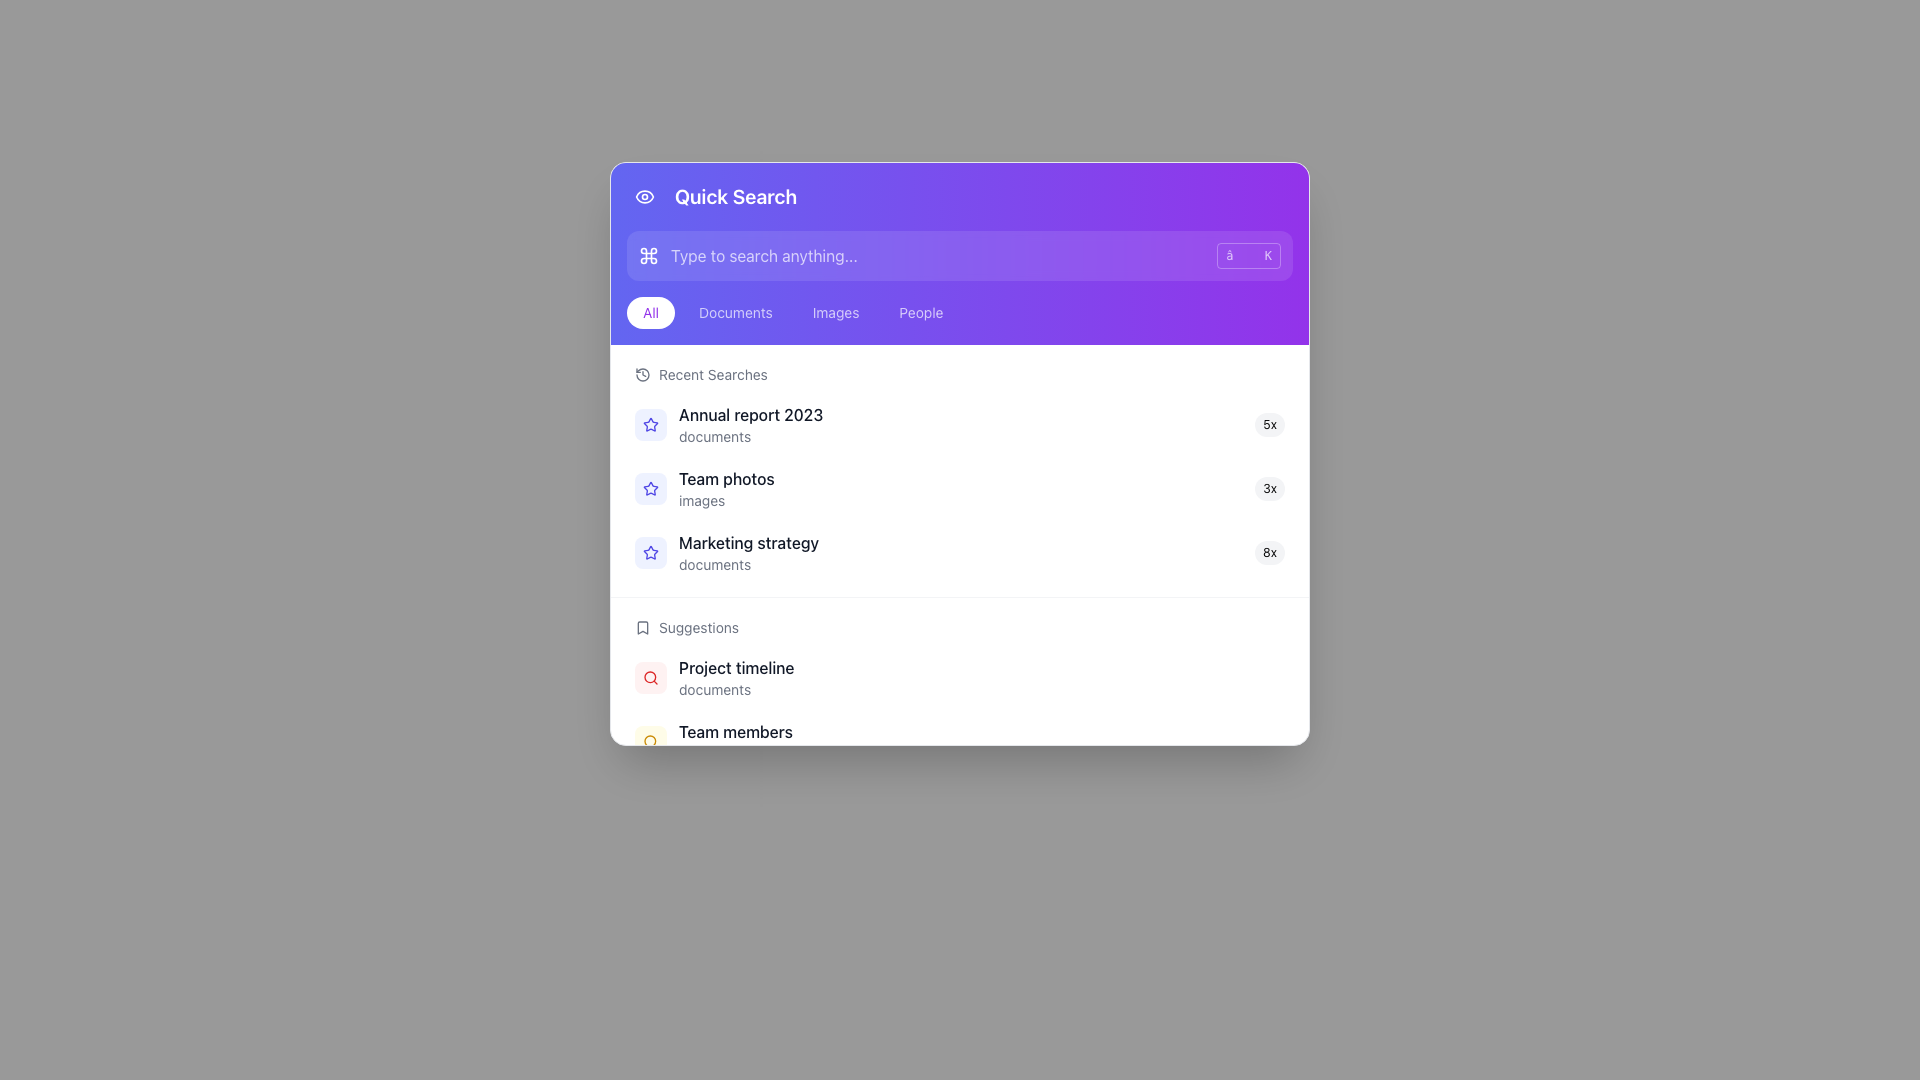 The height and width of the screenshot is (1080, 1920). I want to click on the visual marker icon located in the second item of the 'Recent Searches' list next, so click(649, 423).